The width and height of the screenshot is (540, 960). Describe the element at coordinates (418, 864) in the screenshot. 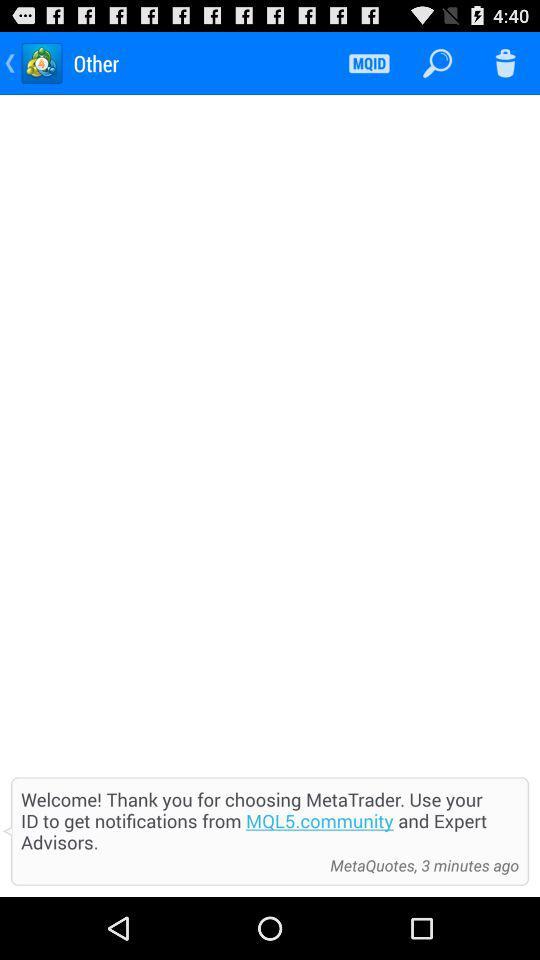

I see `the metaquotes 3 minutes at the bottom right corner` at that location.